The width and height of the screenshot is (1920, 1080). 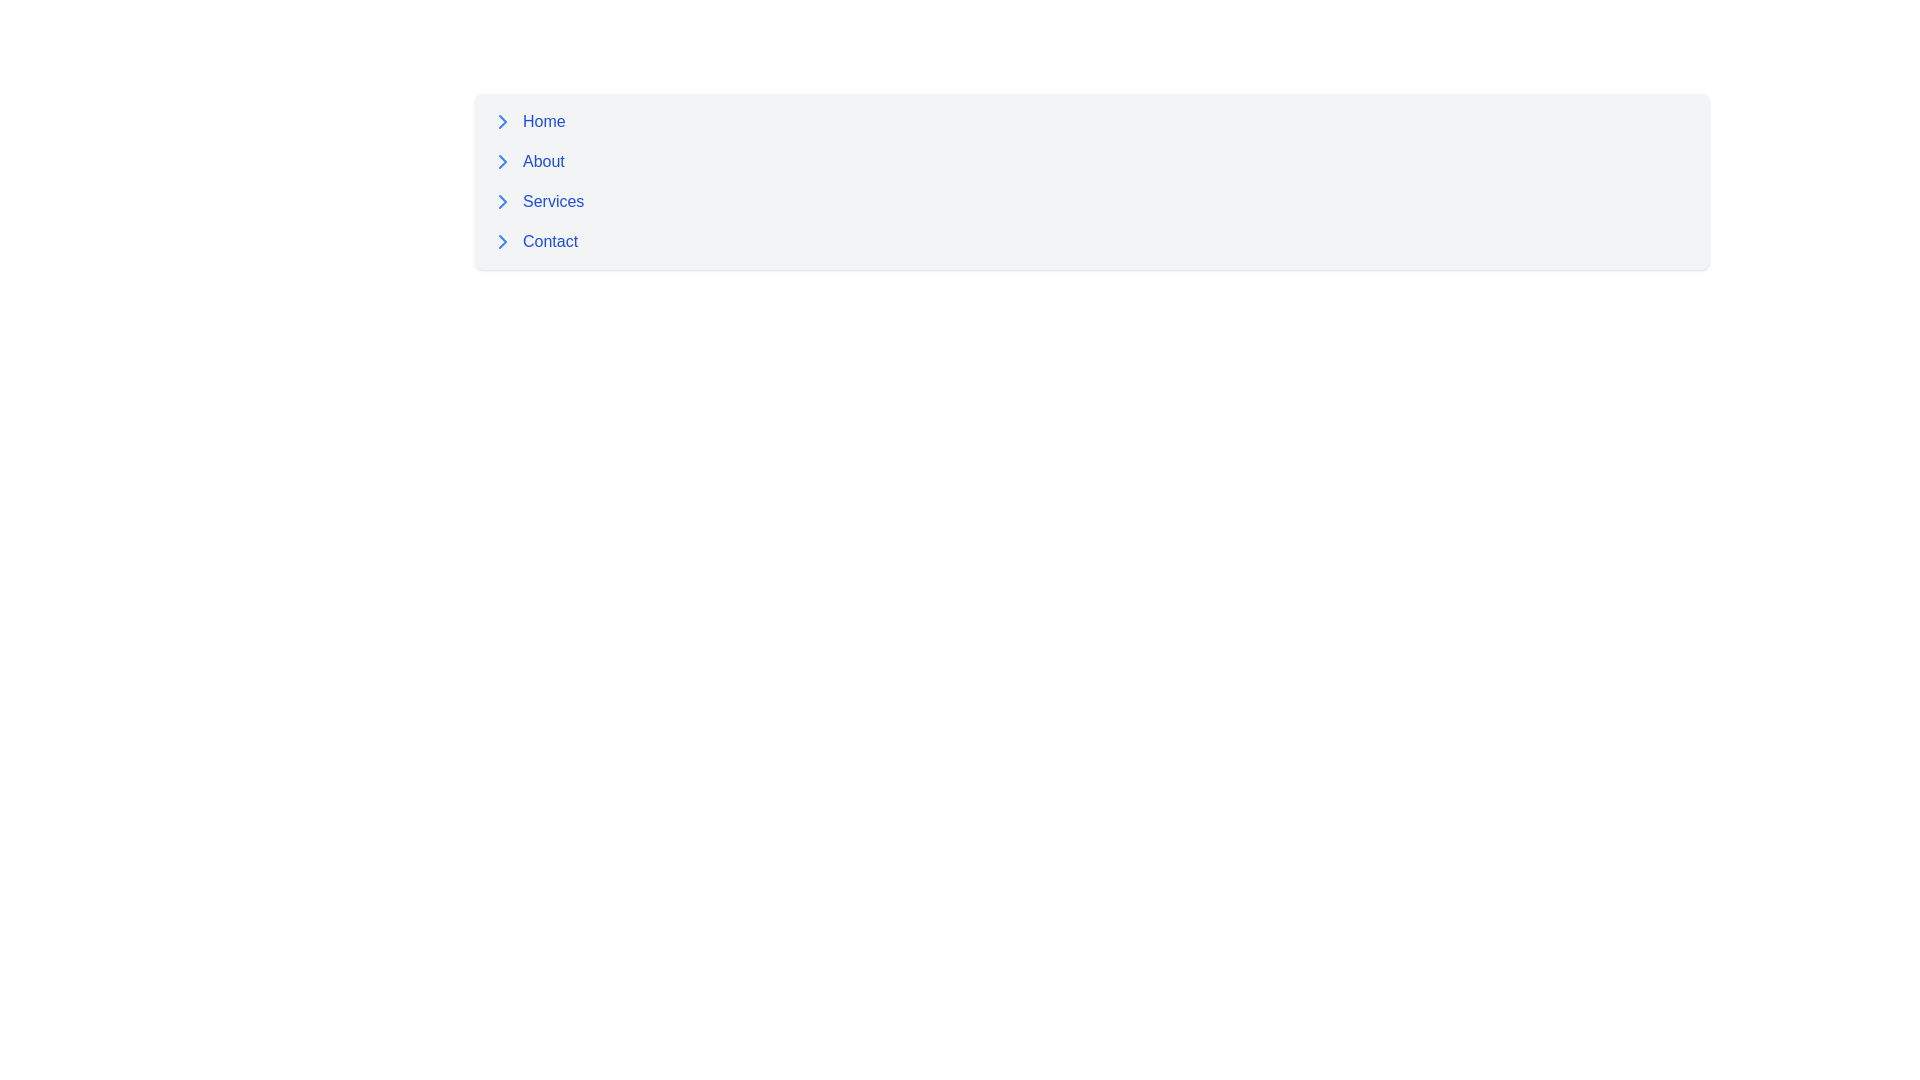 I want to click on the 'About' hyperlink in the vertical menu, so click(x=543, y=161).